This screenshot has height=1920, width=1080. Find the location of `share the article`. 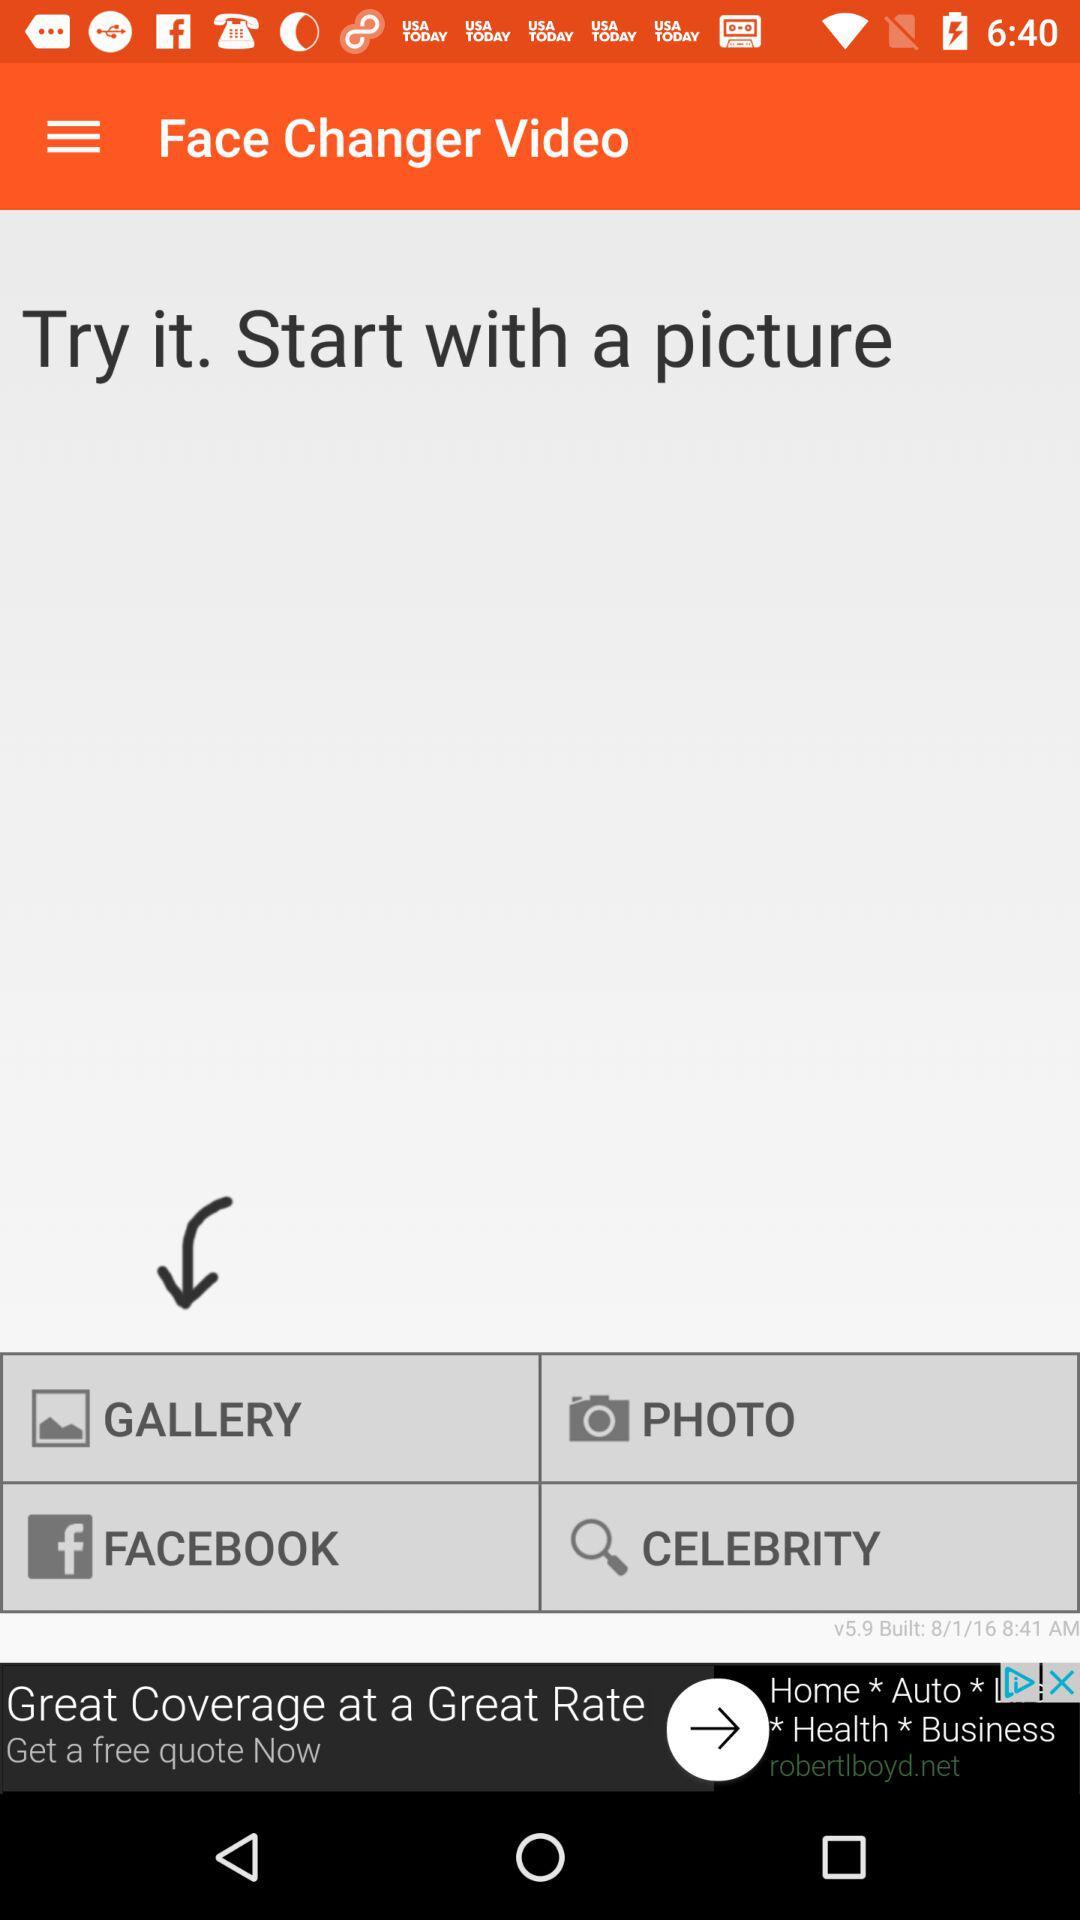

share the article is located at coordinates (540, 1727).